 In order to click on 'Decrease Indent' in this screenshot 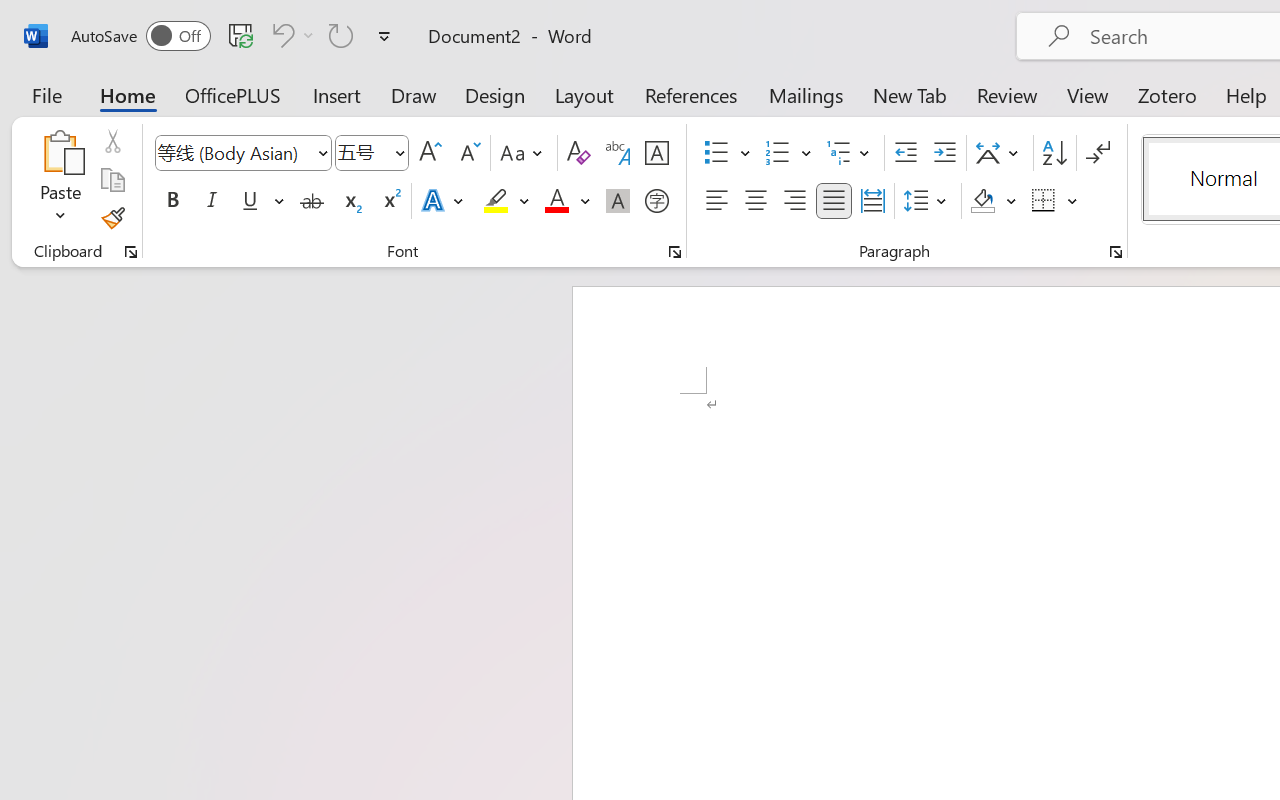, I will do `click(905, 153)`.